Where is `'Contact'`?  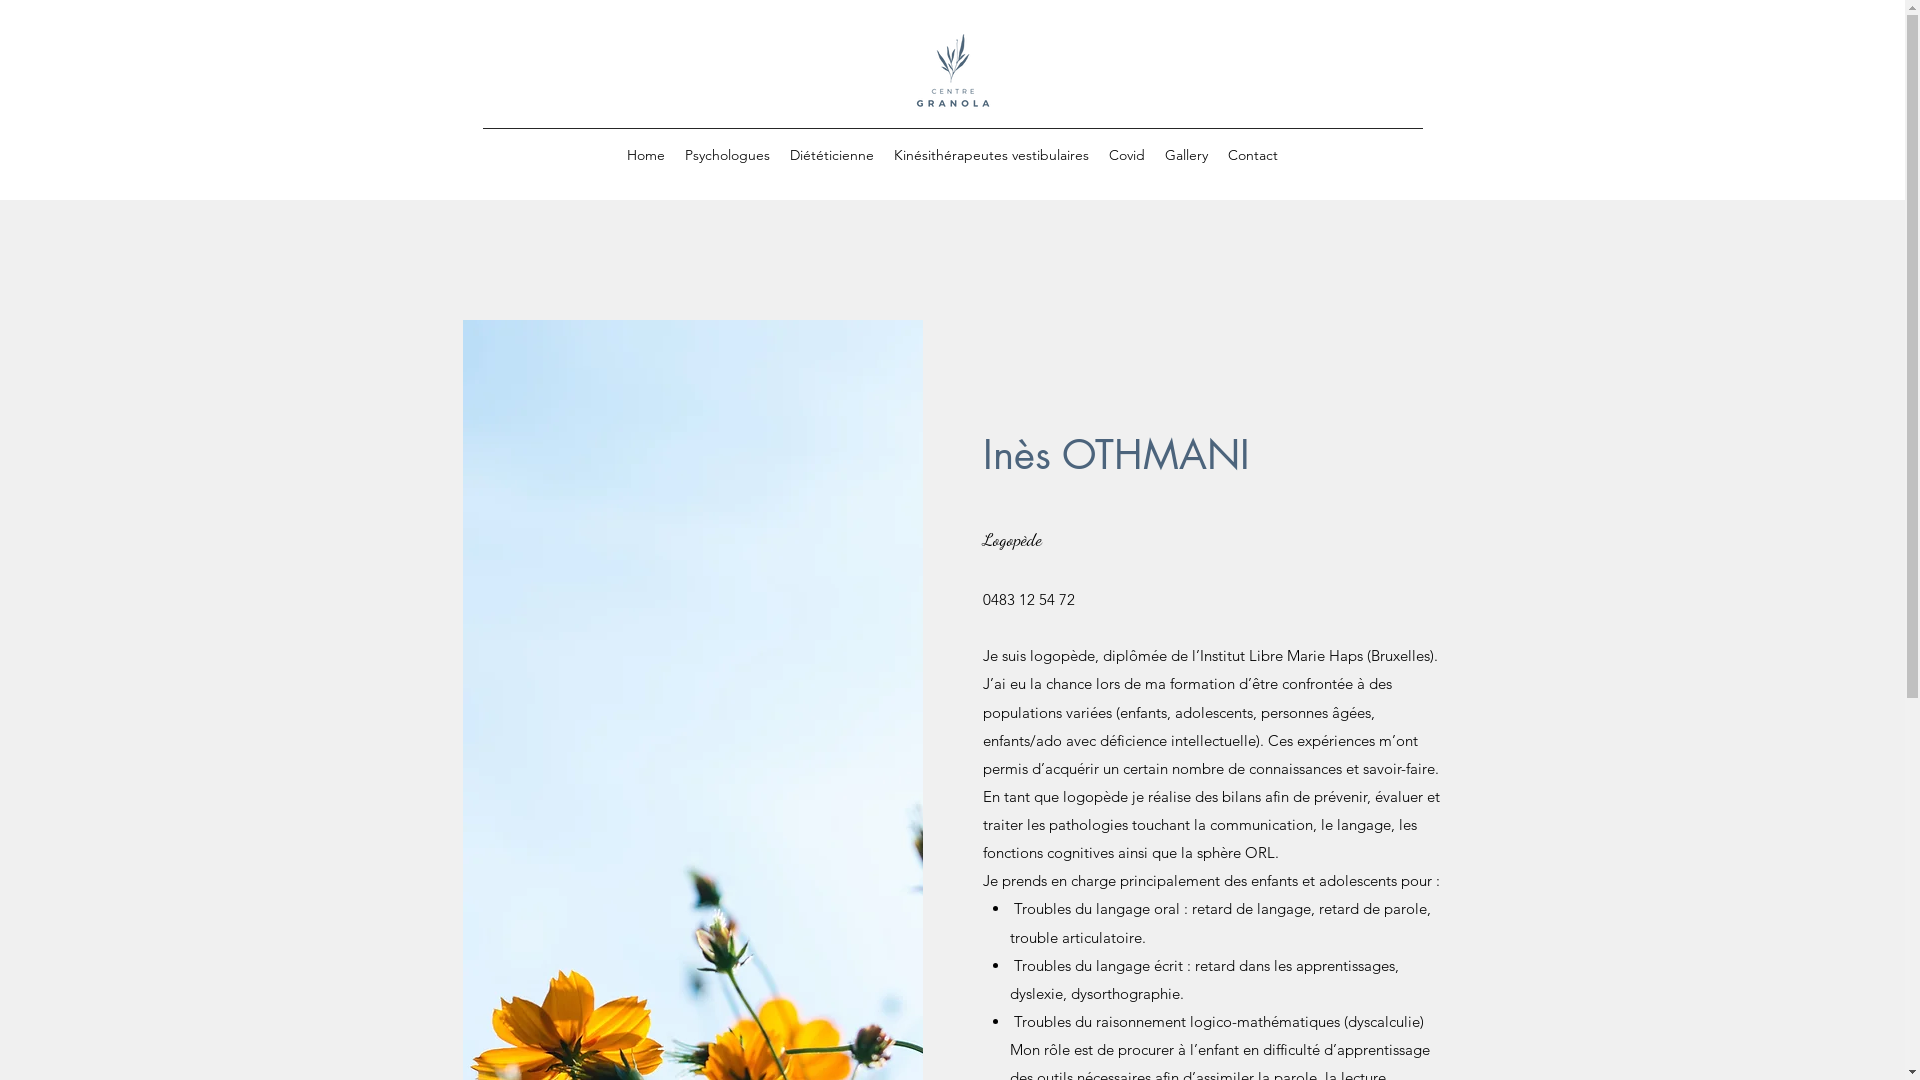
'Contact' is located at coordinates (1217, 153).